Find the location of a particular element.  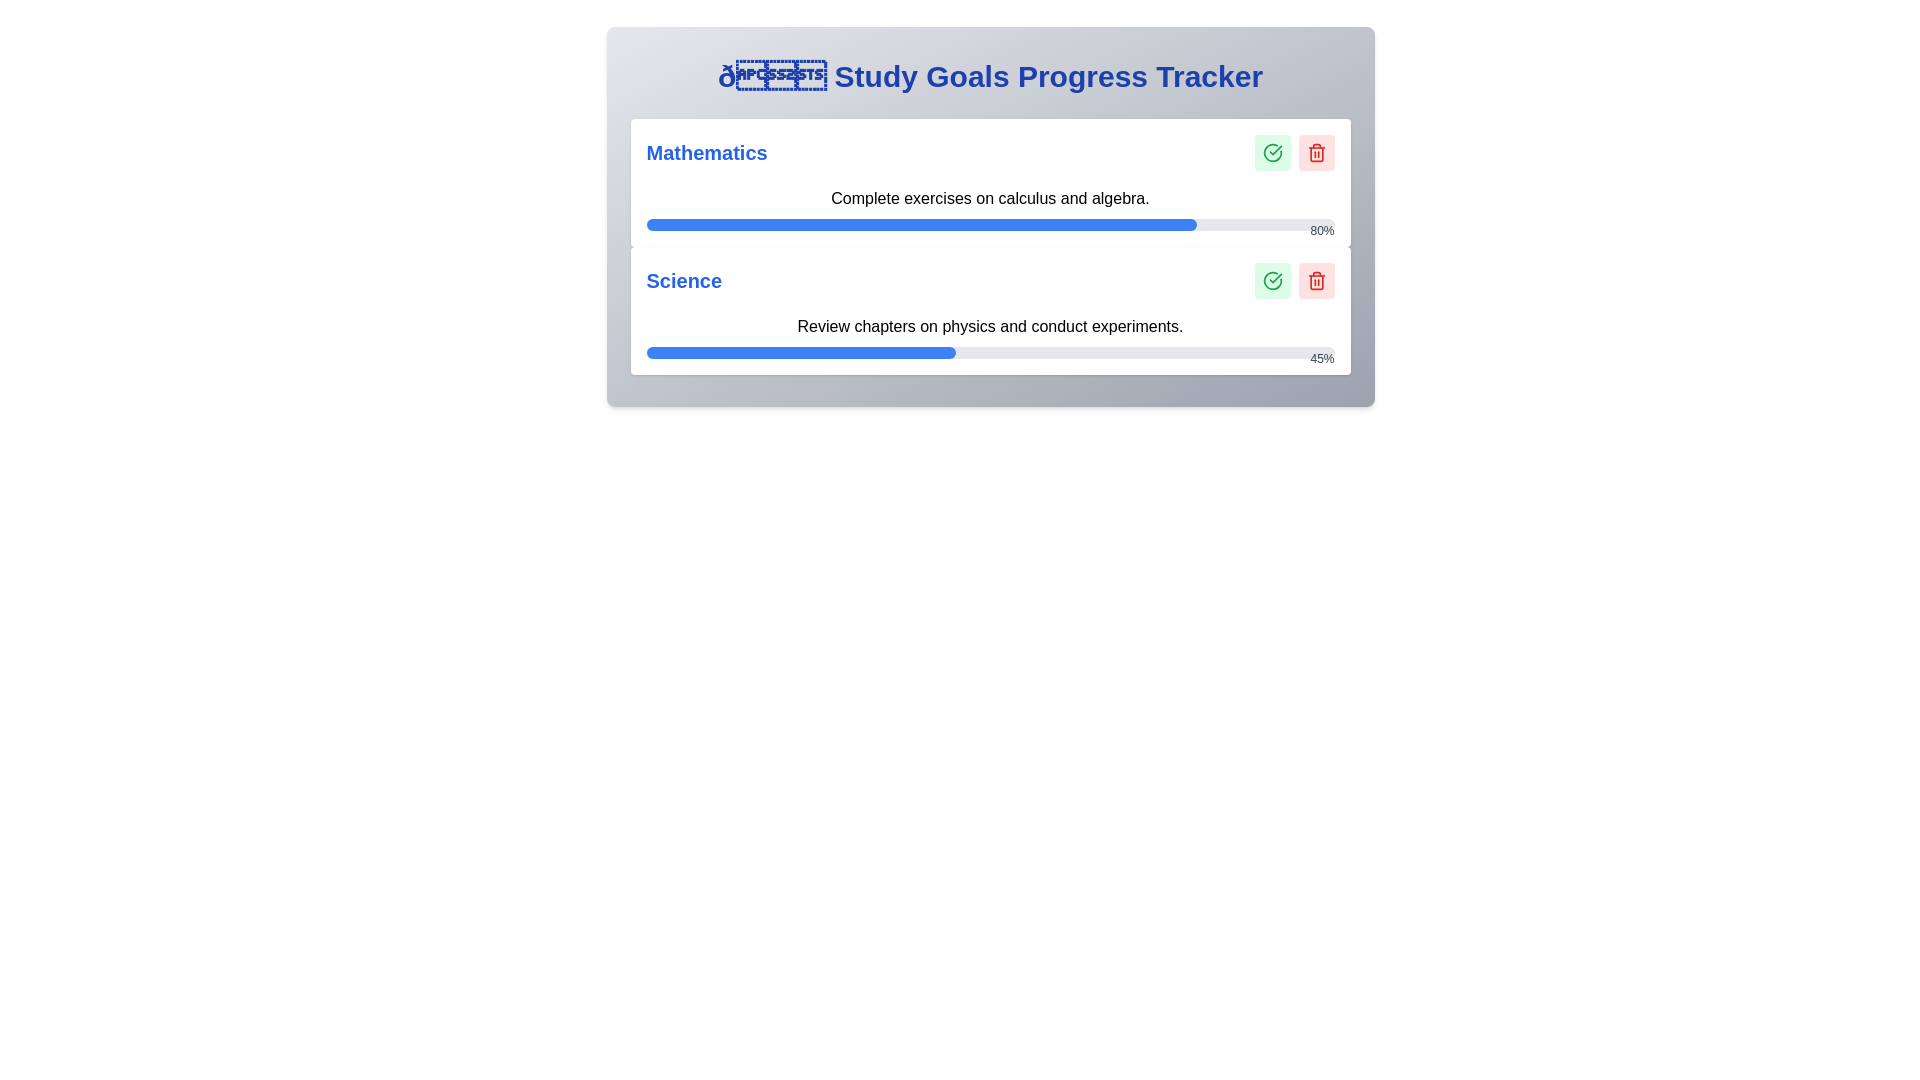

the circular SVG graphic icon styled in green, which is part of a checkmark and located to the right of the 'Mathematics' section label is located at coordinates (1271, 281).